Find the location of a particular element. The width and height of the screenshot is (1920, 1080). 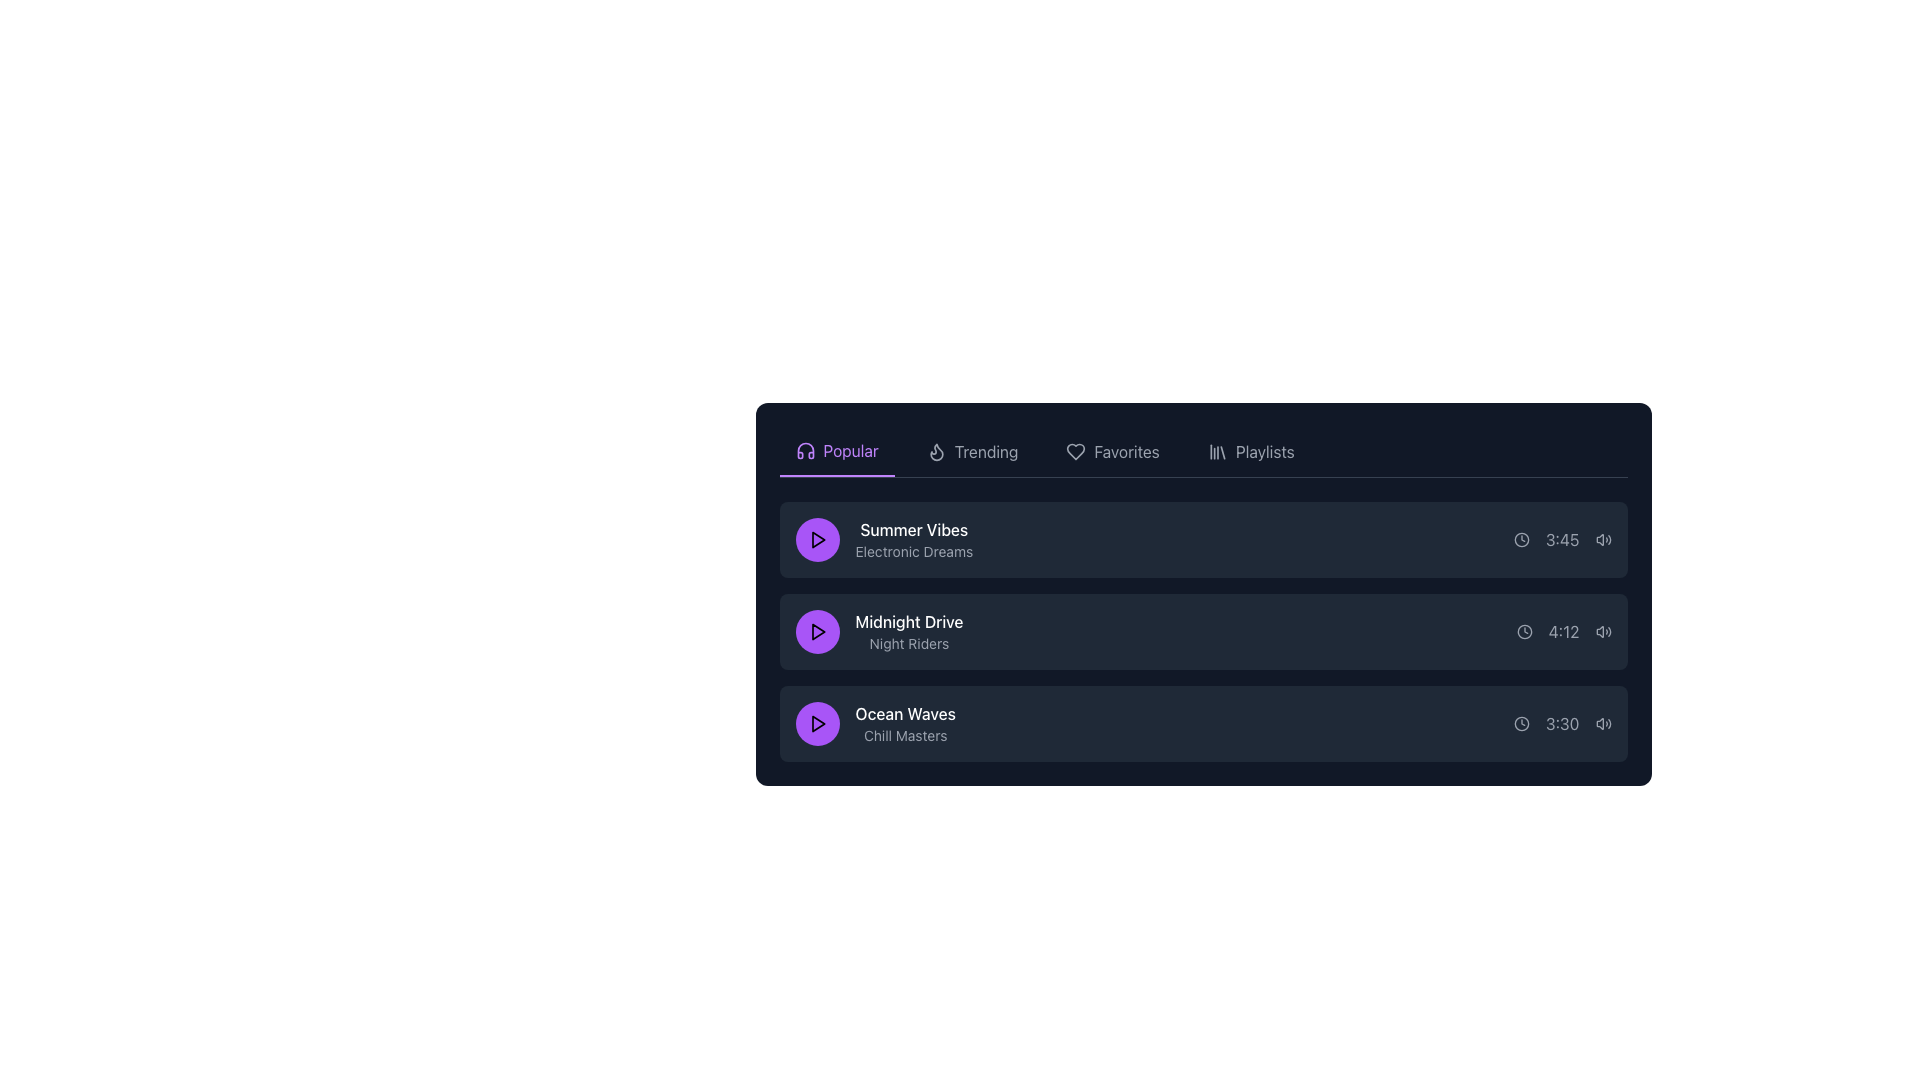

the second navigation tab, which filters or displays trending content is located at coordinates (972, 451).